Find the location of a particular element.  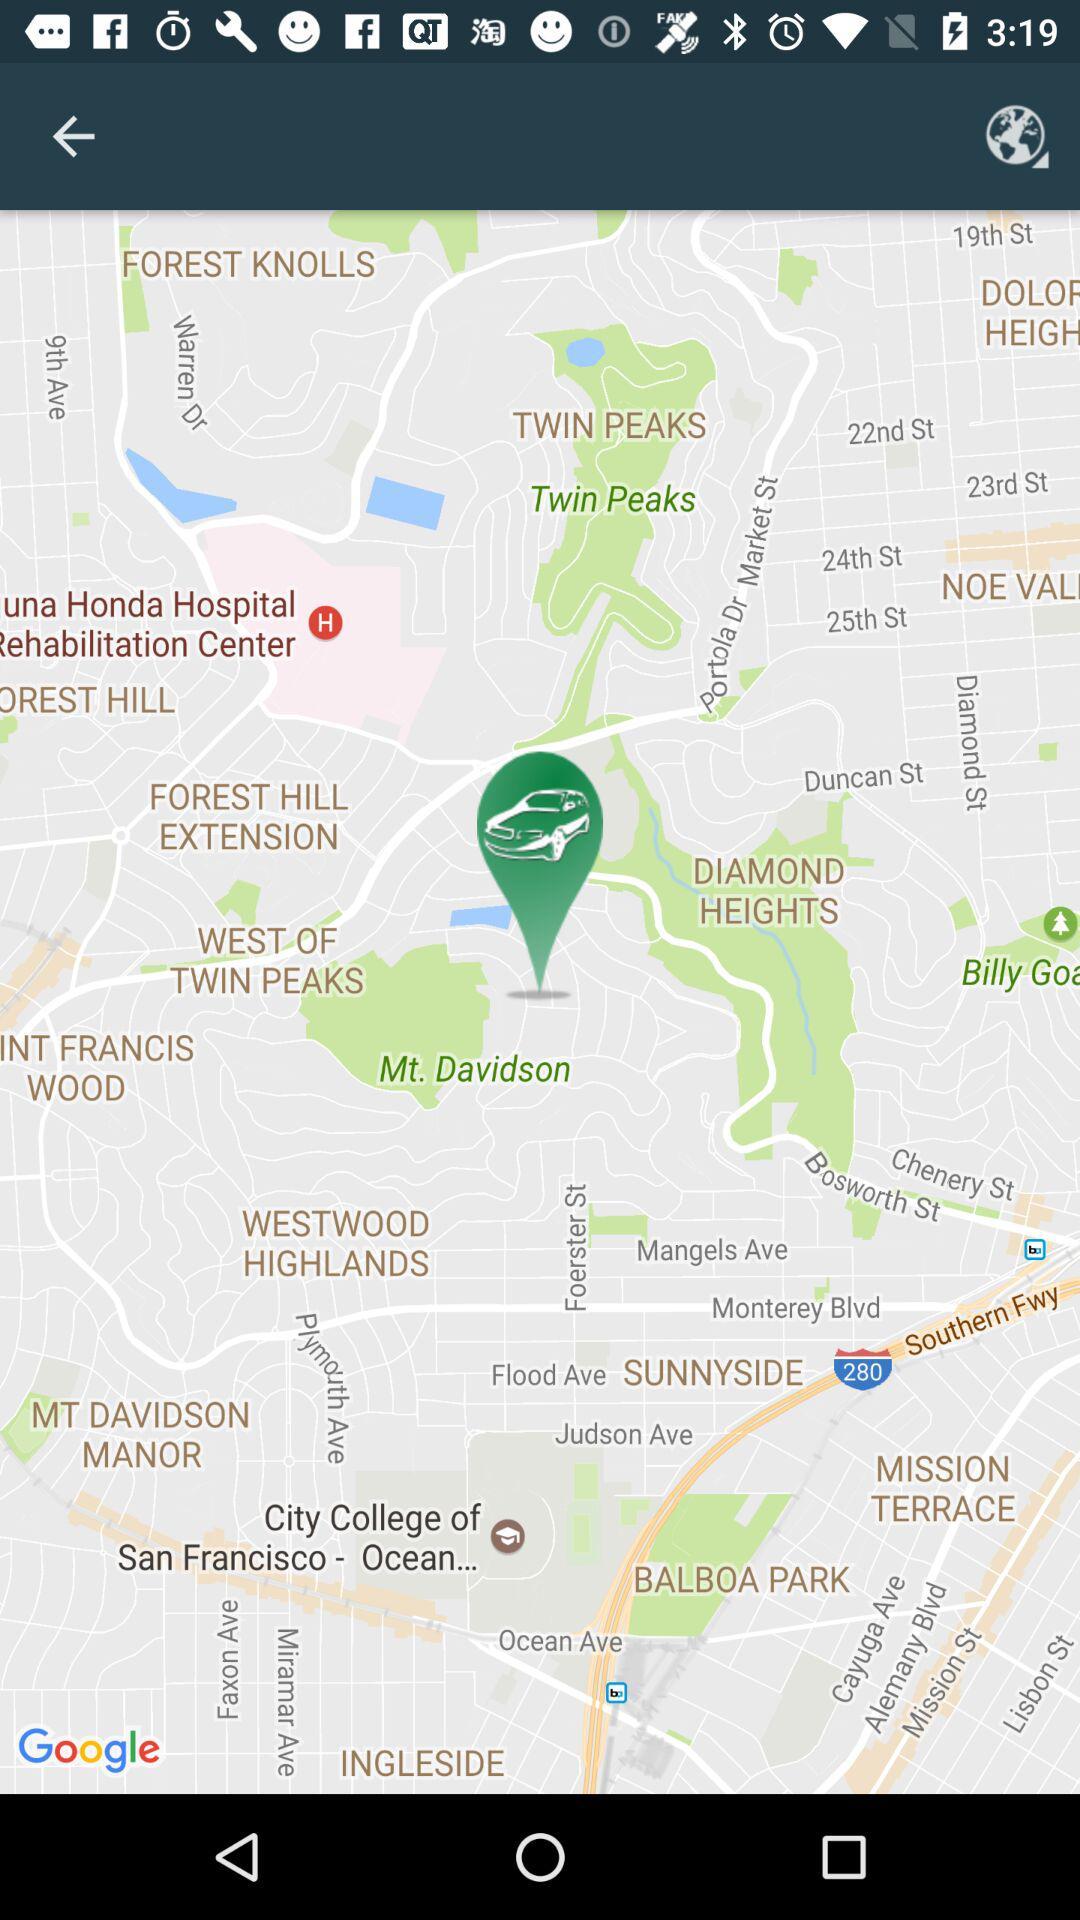

item at the top left corner is located at coordinates (72, 135).